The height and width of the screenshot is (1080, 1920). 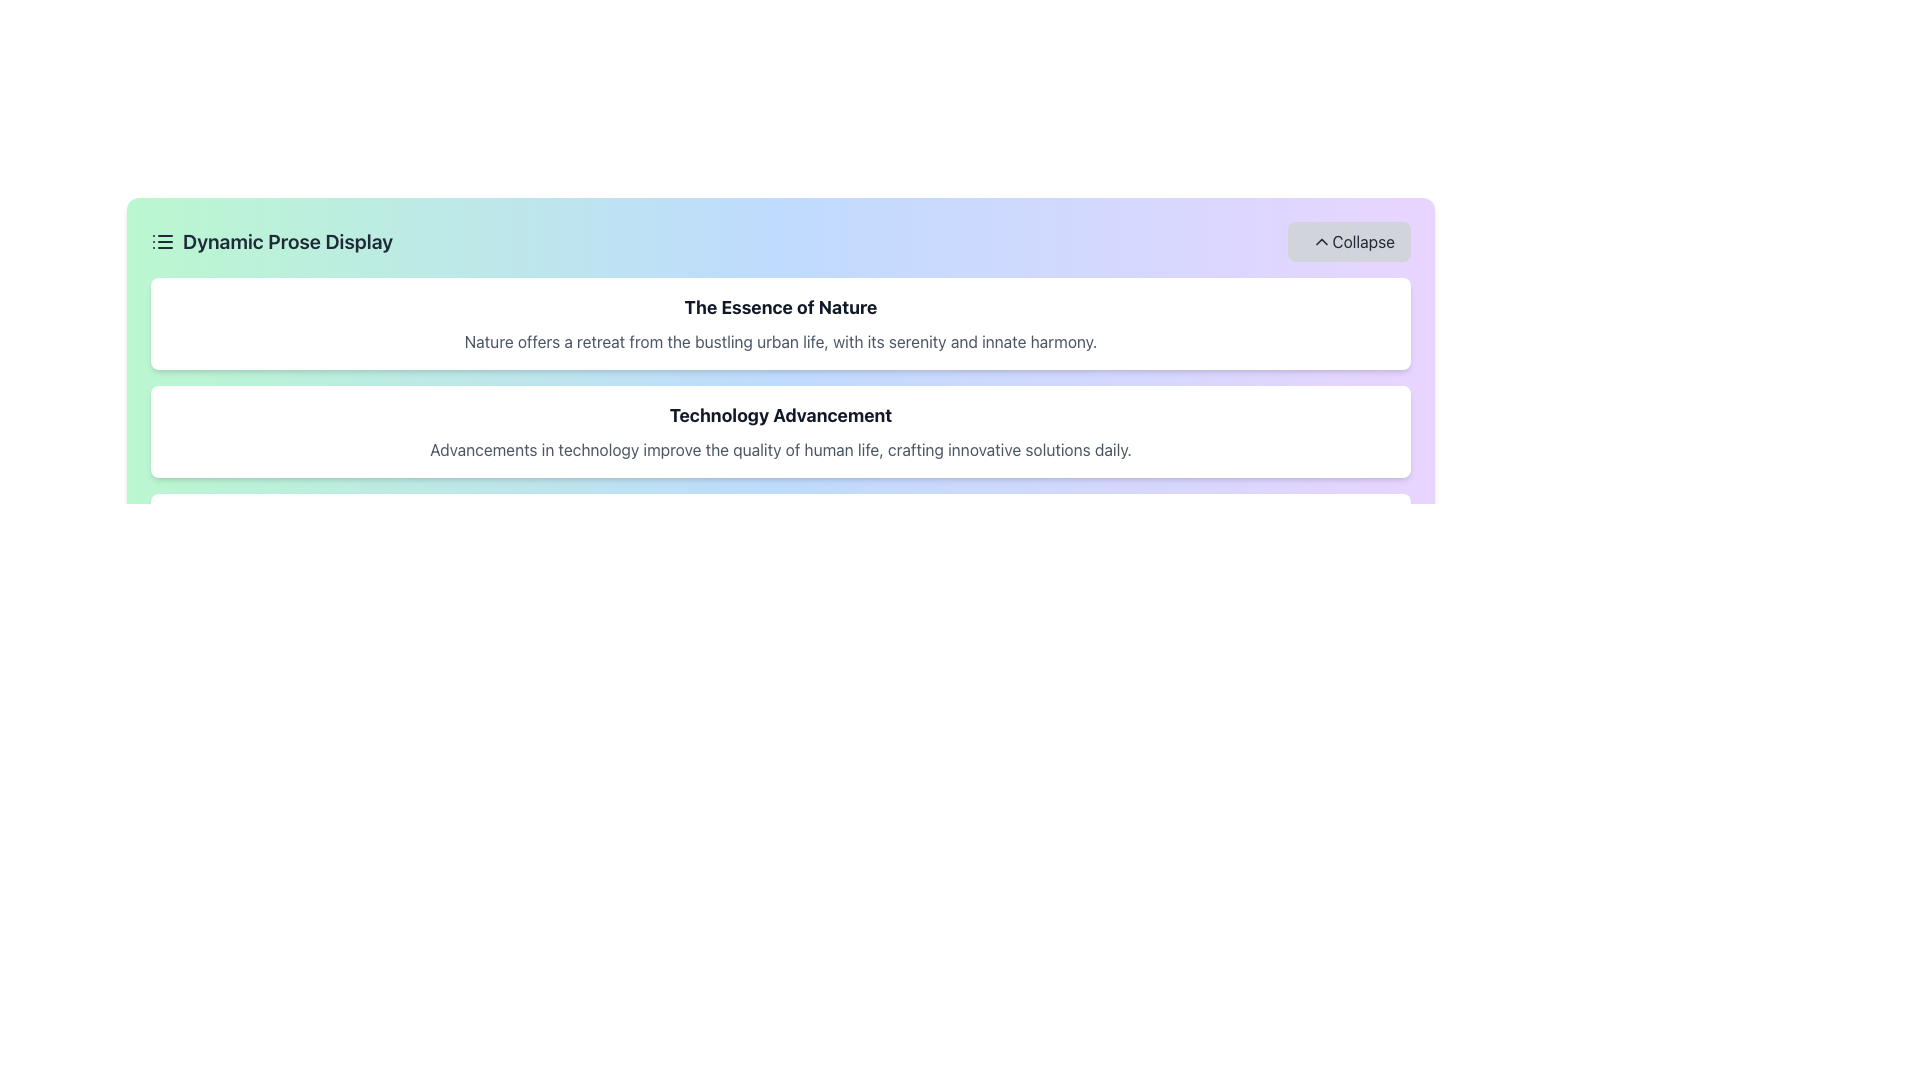 What do you see at coordinates (780, 308) in the screenshot?
I see `text label titled 'The Essence of Nature', which is prominently displayed in bold and large font above a descriptive paragraph` at bounding box center [780, 308].